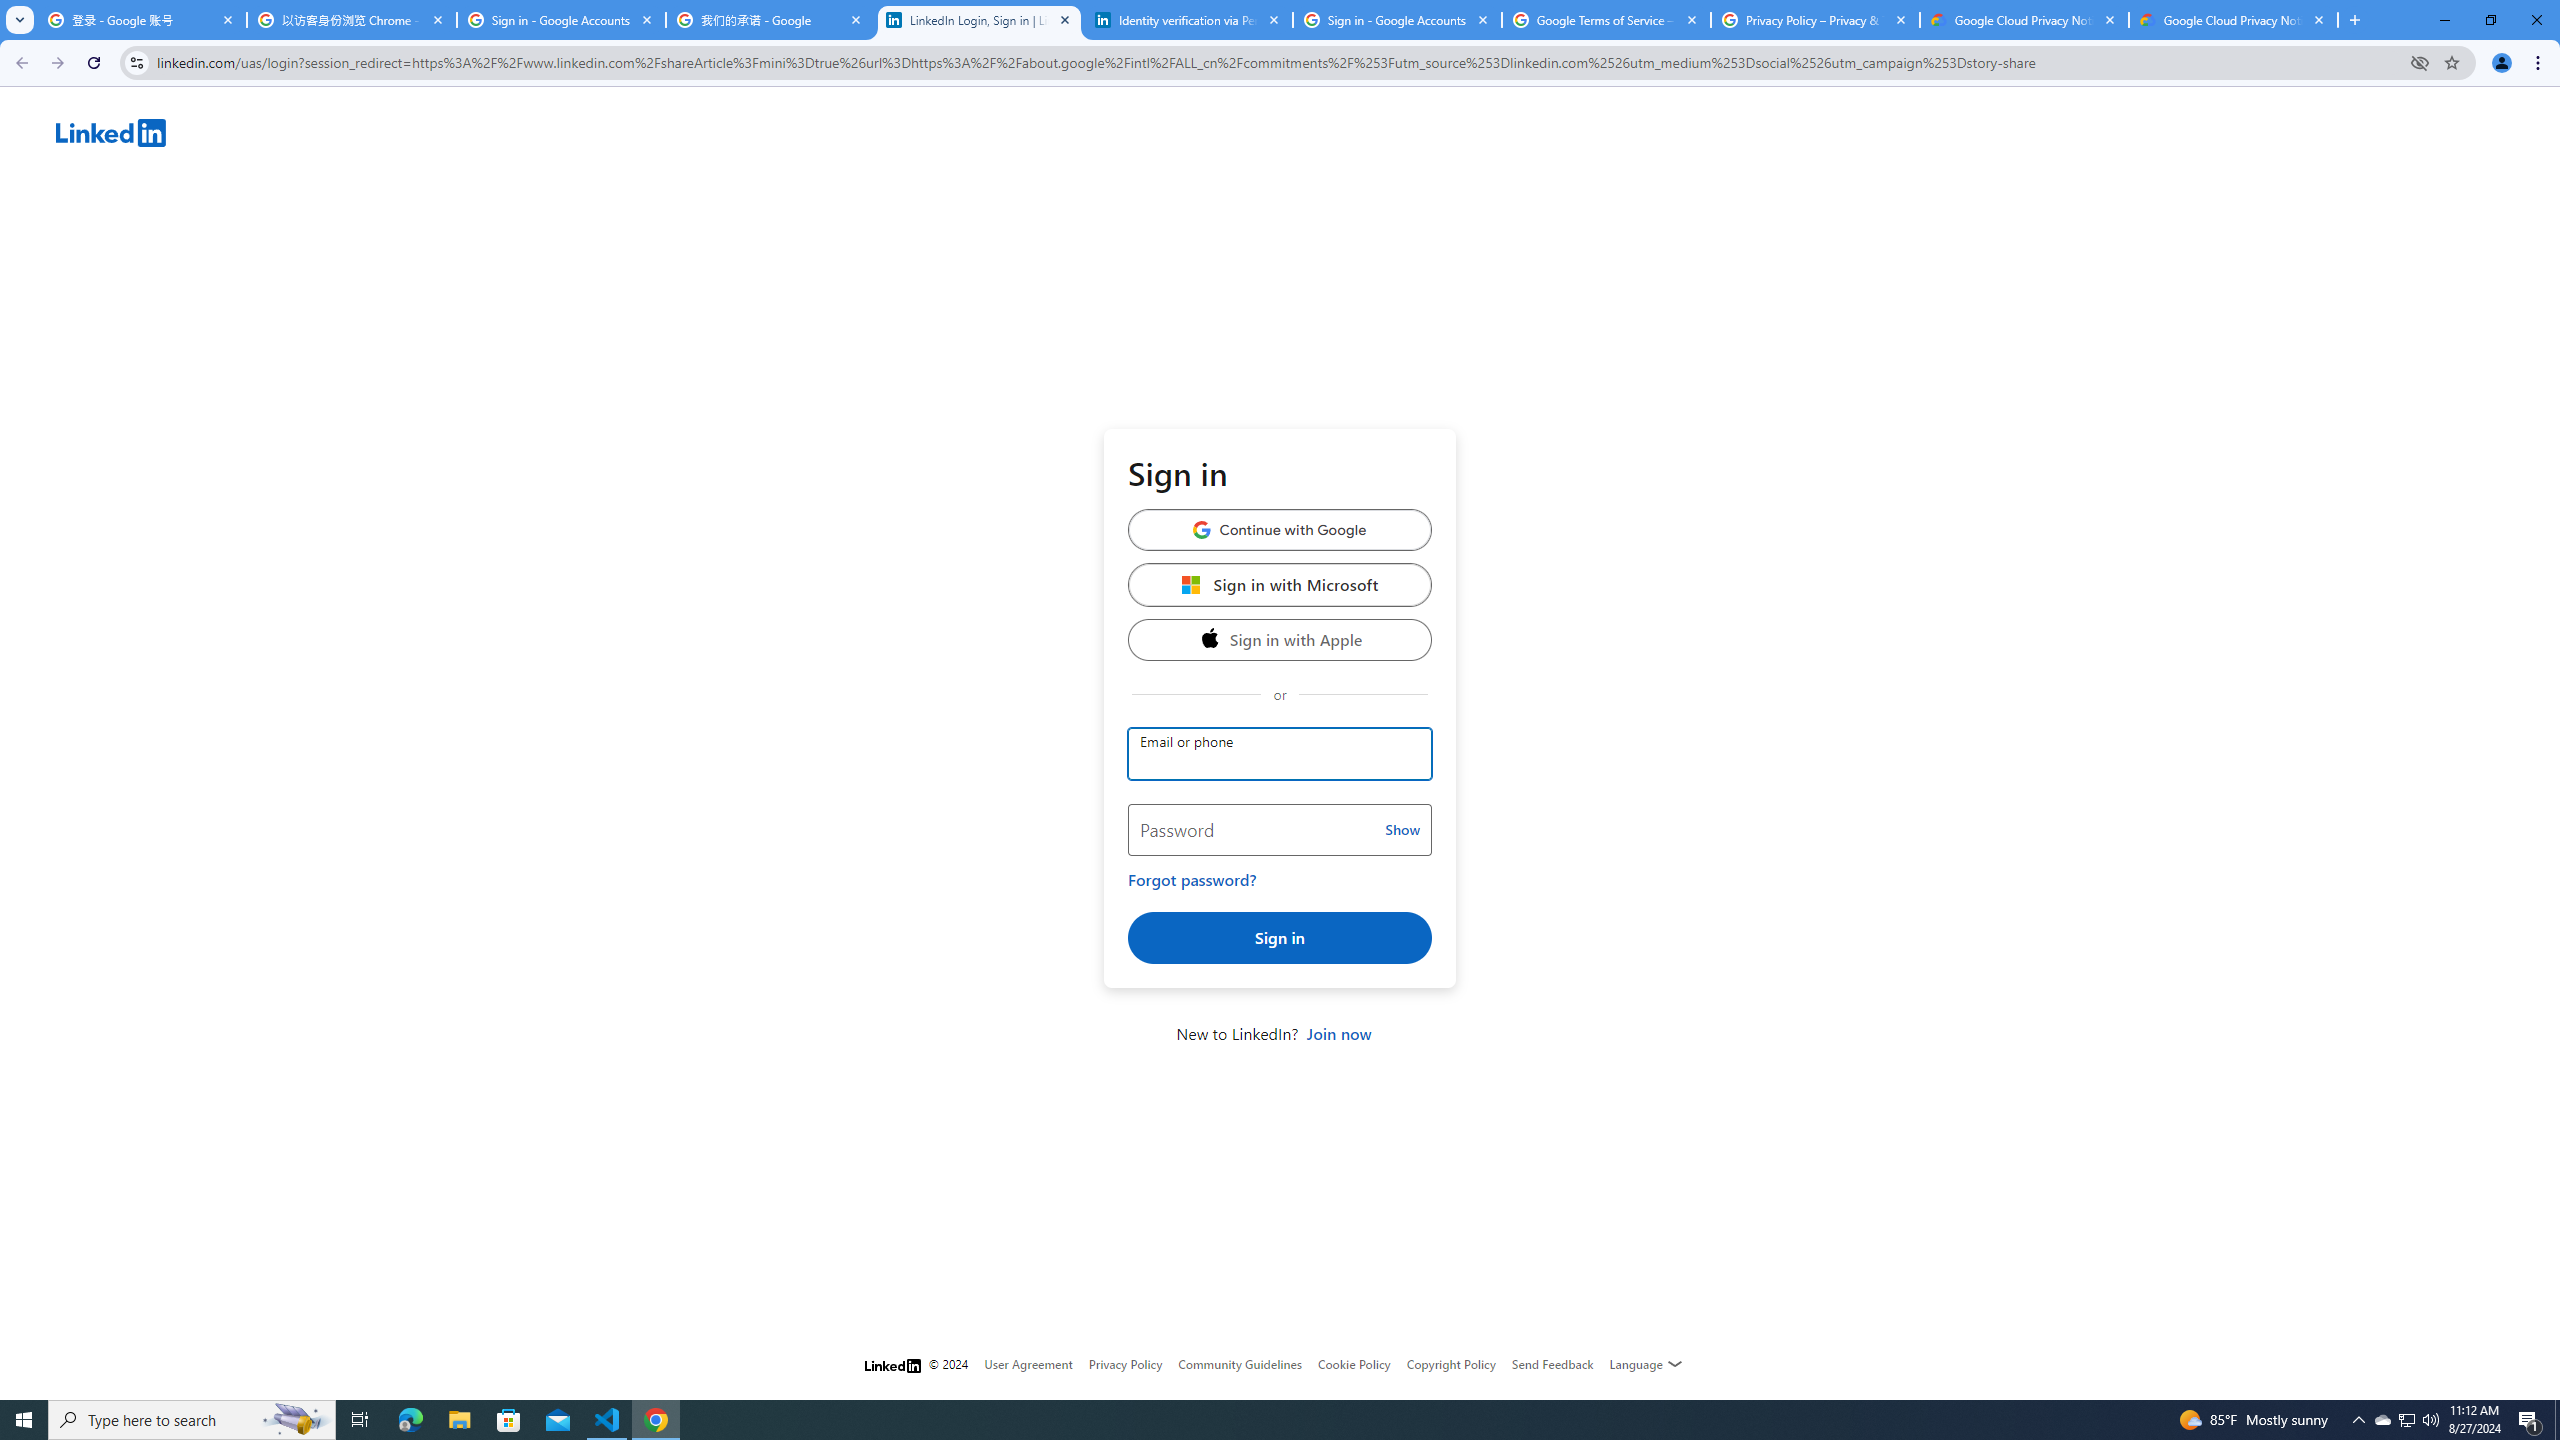  I want to click on 'AutomationID: feedback-request', so click(1552, 1363).